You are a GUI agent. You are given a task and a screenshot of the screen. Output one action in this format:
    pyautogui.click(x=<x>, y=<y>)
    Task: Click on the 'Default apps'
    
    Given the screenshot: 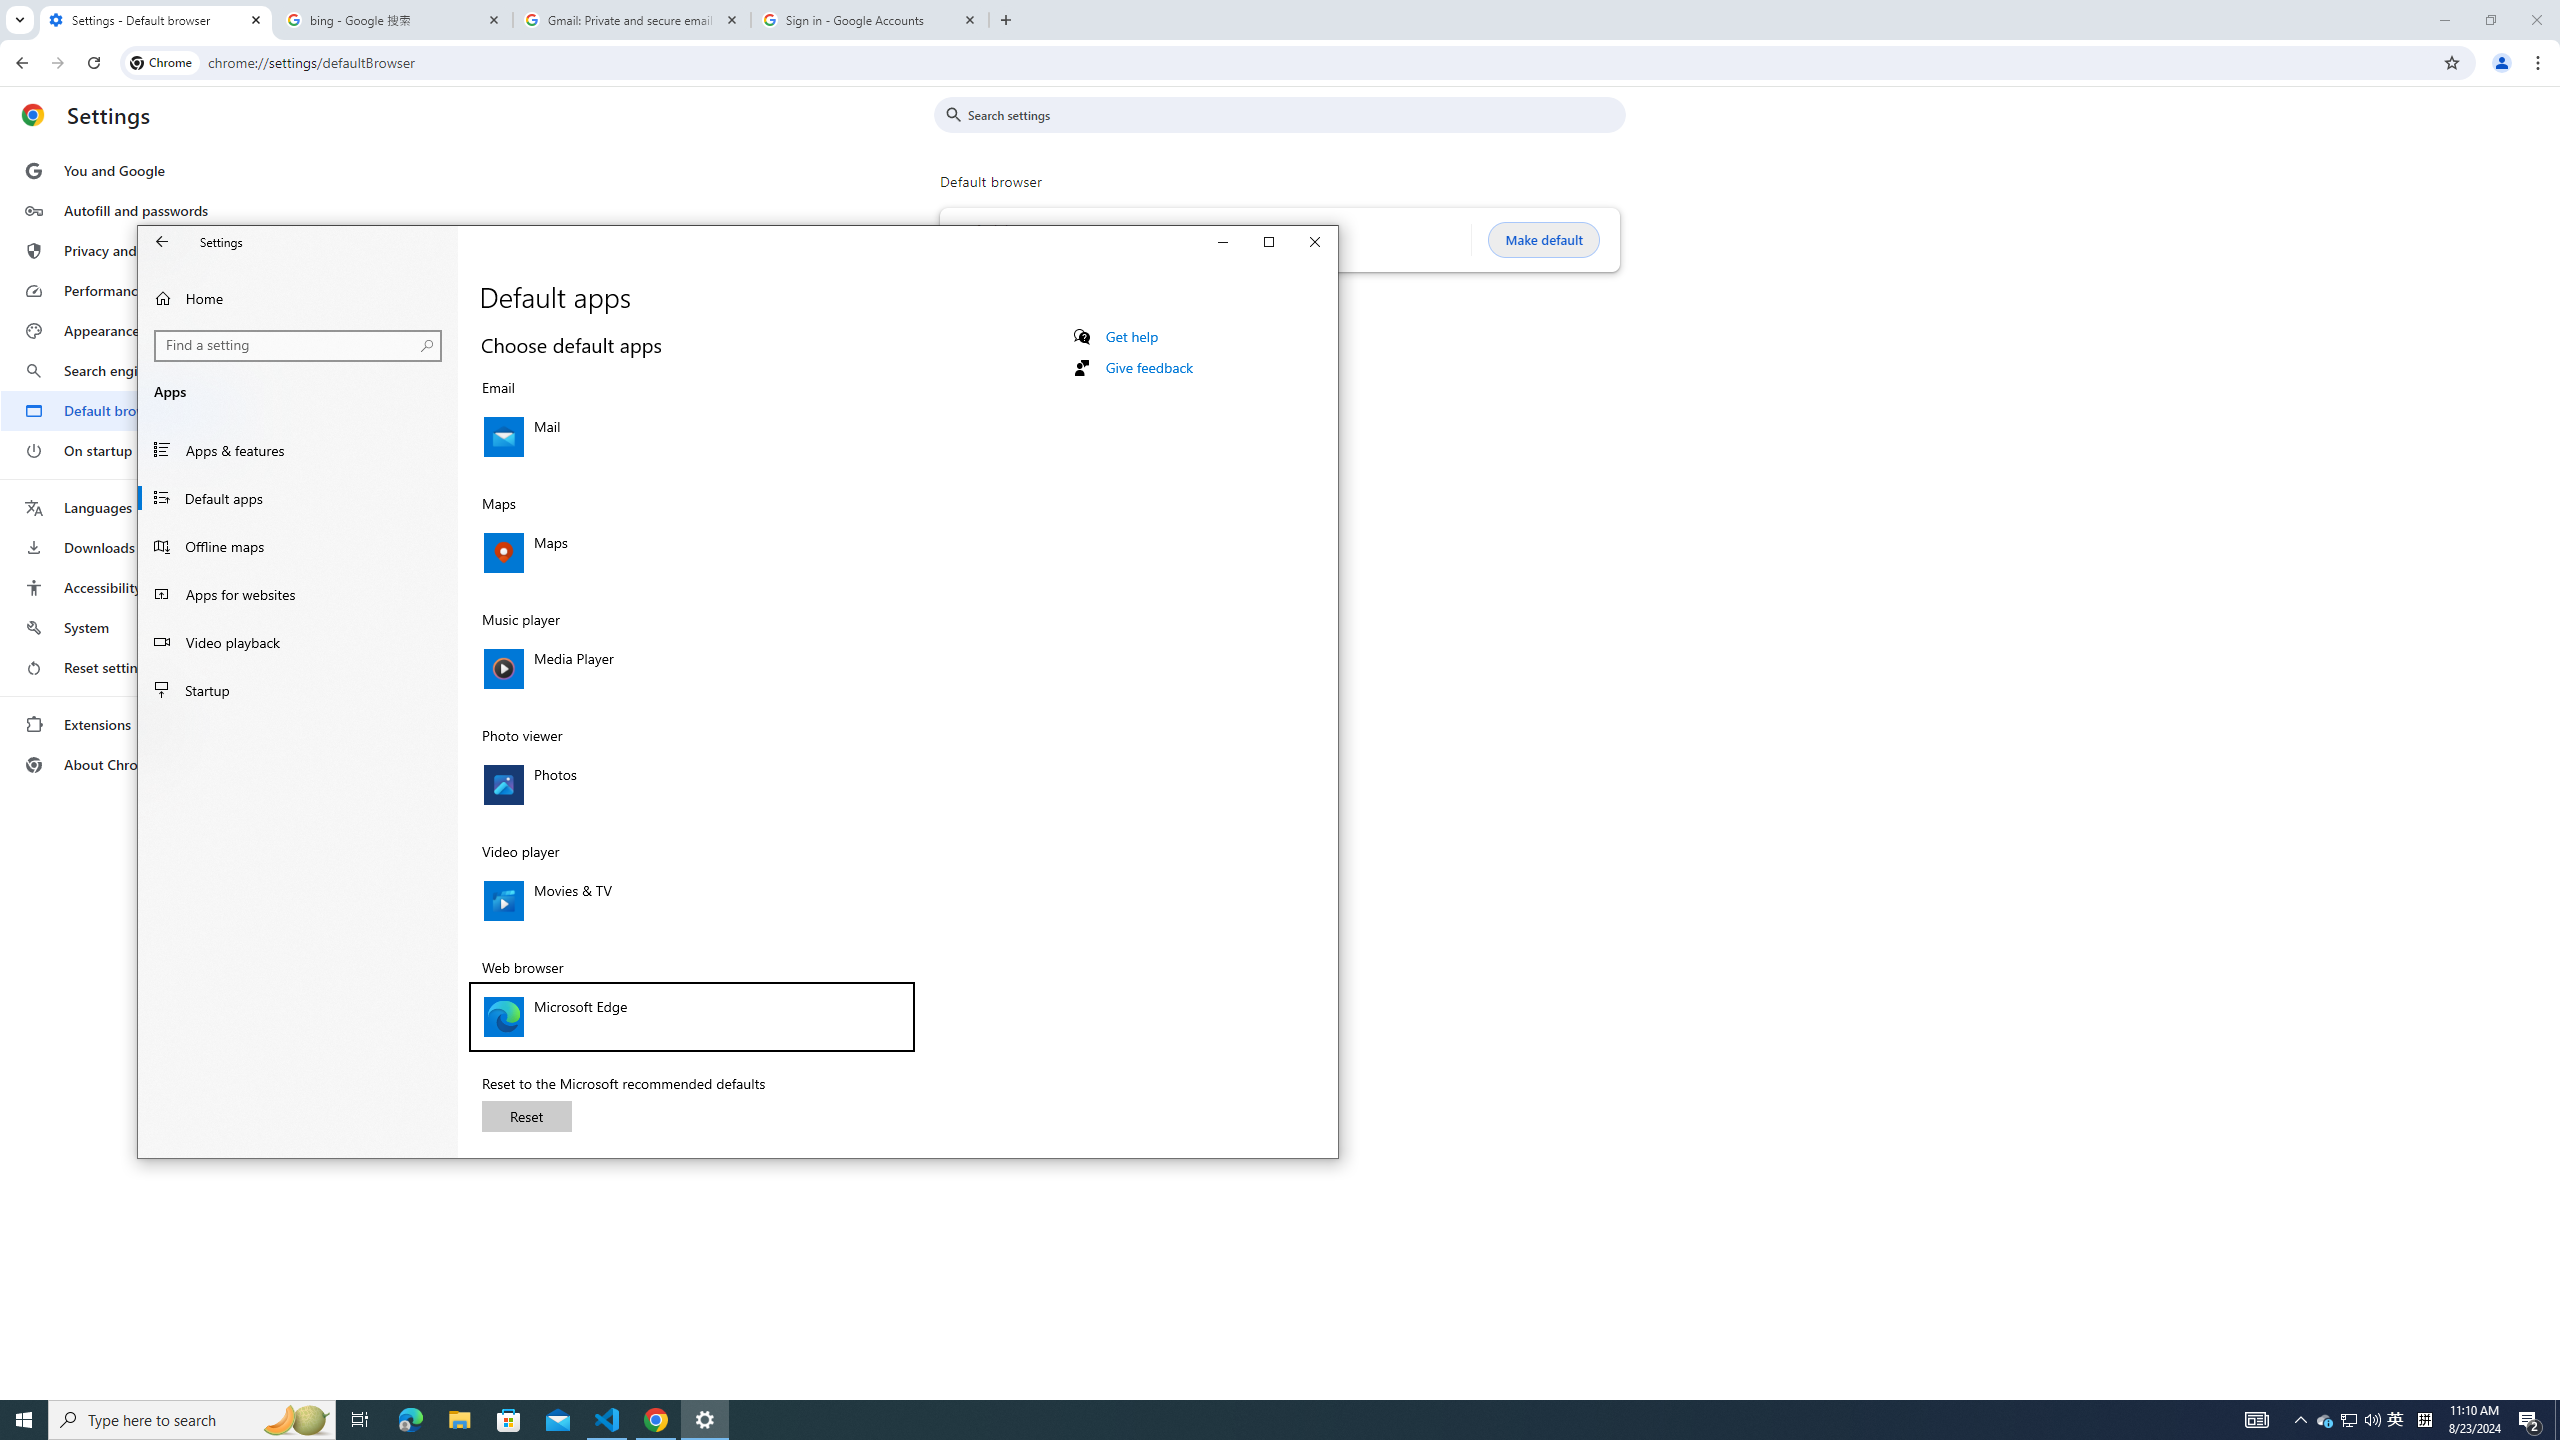 What is the action you would take?
    pyautogui.click(x=297, y=497)
    